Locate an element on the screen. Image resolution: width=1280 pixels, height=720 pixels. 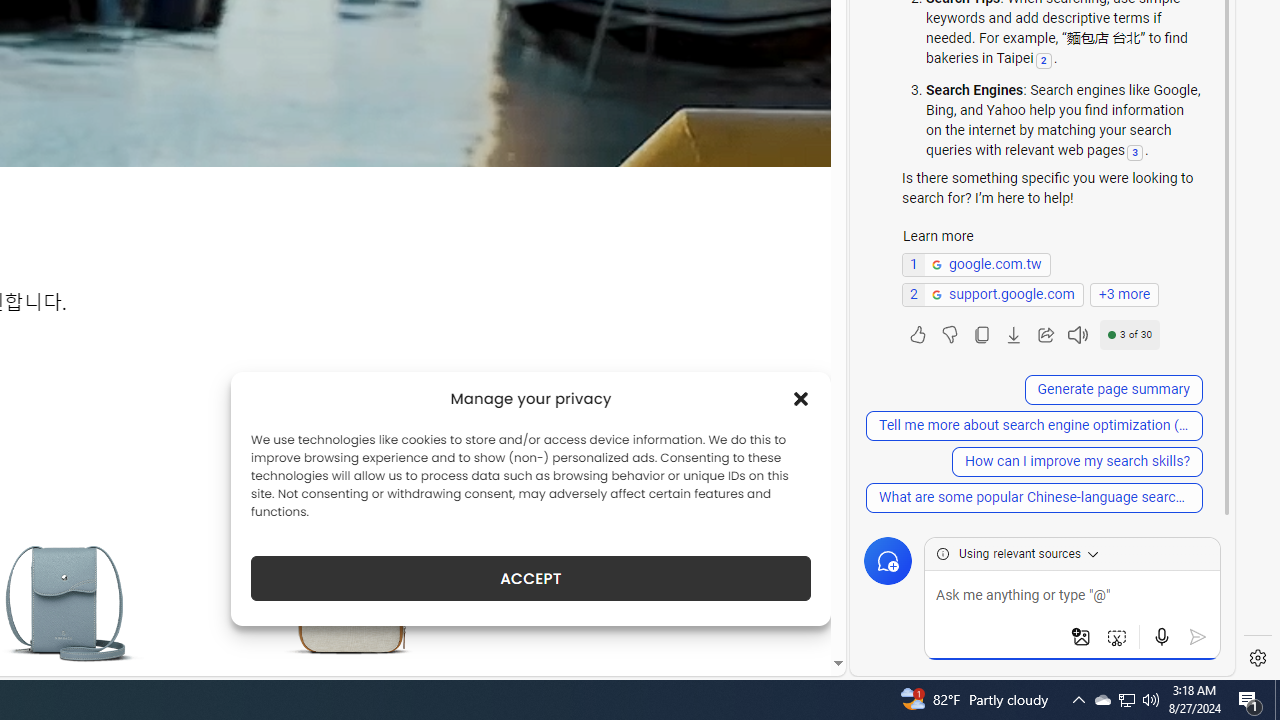
'Settings' is located at coordinates (1257, 658).